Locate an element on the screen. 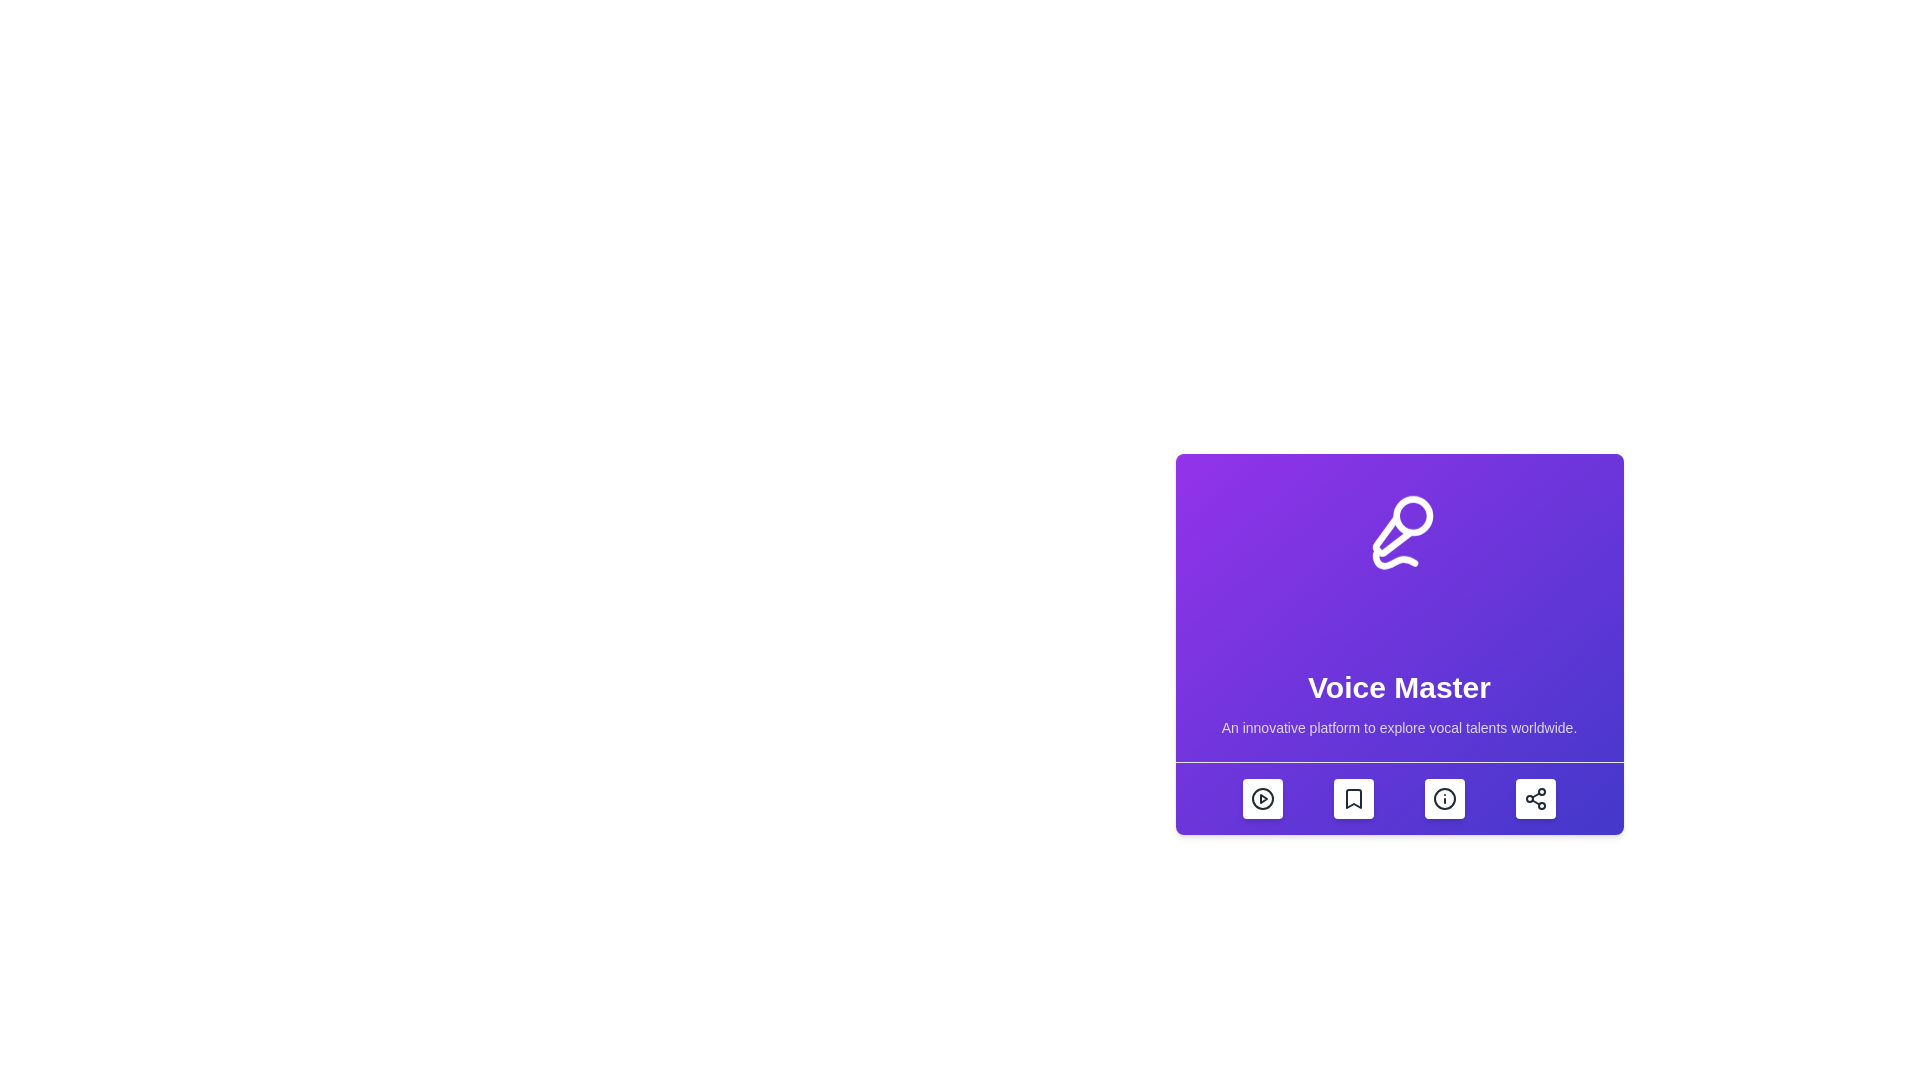 Image resolution: width=1920 pixels, height=1080 pixels. the share icon button located in the last position of the horizontal row at the bottom of the purple card section is located at coordinates (1535, 797).